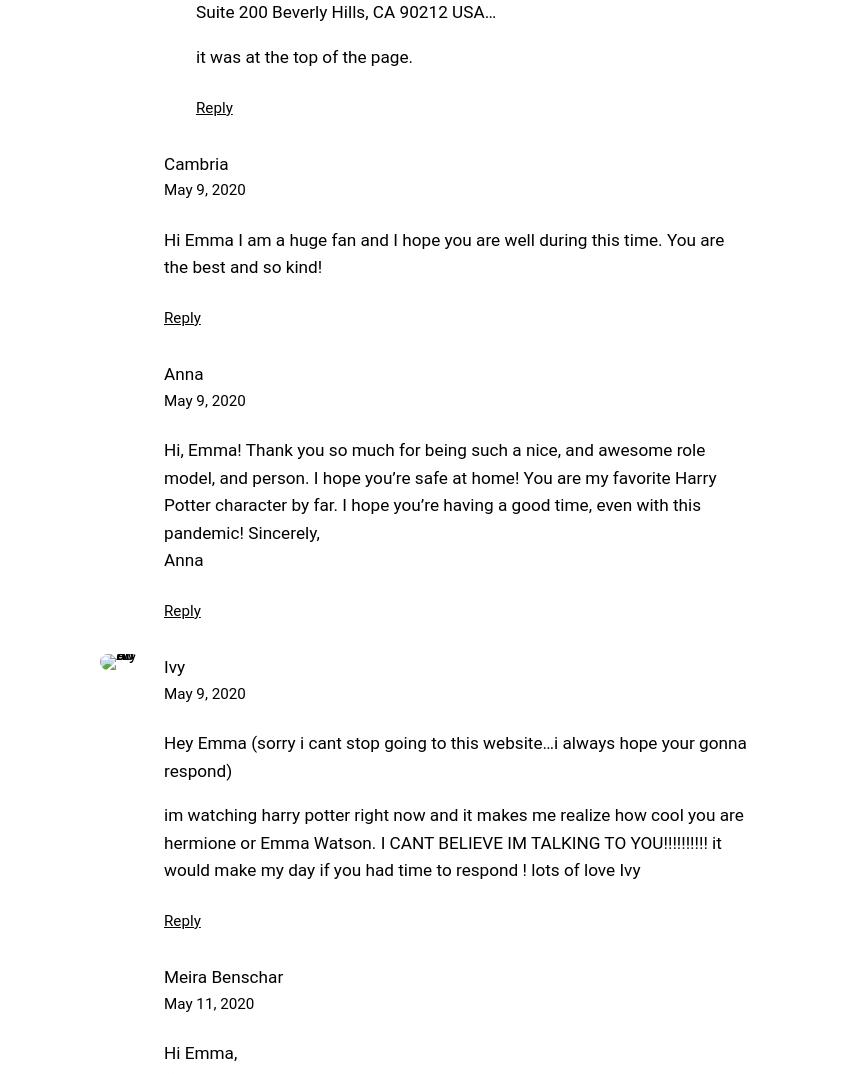 This screenshot has width=850, height=1074. What do you see at coordinates (304, 55) in the screenshot?
I see `'it was at the top of the page.'` at bounding box center [304, 55].